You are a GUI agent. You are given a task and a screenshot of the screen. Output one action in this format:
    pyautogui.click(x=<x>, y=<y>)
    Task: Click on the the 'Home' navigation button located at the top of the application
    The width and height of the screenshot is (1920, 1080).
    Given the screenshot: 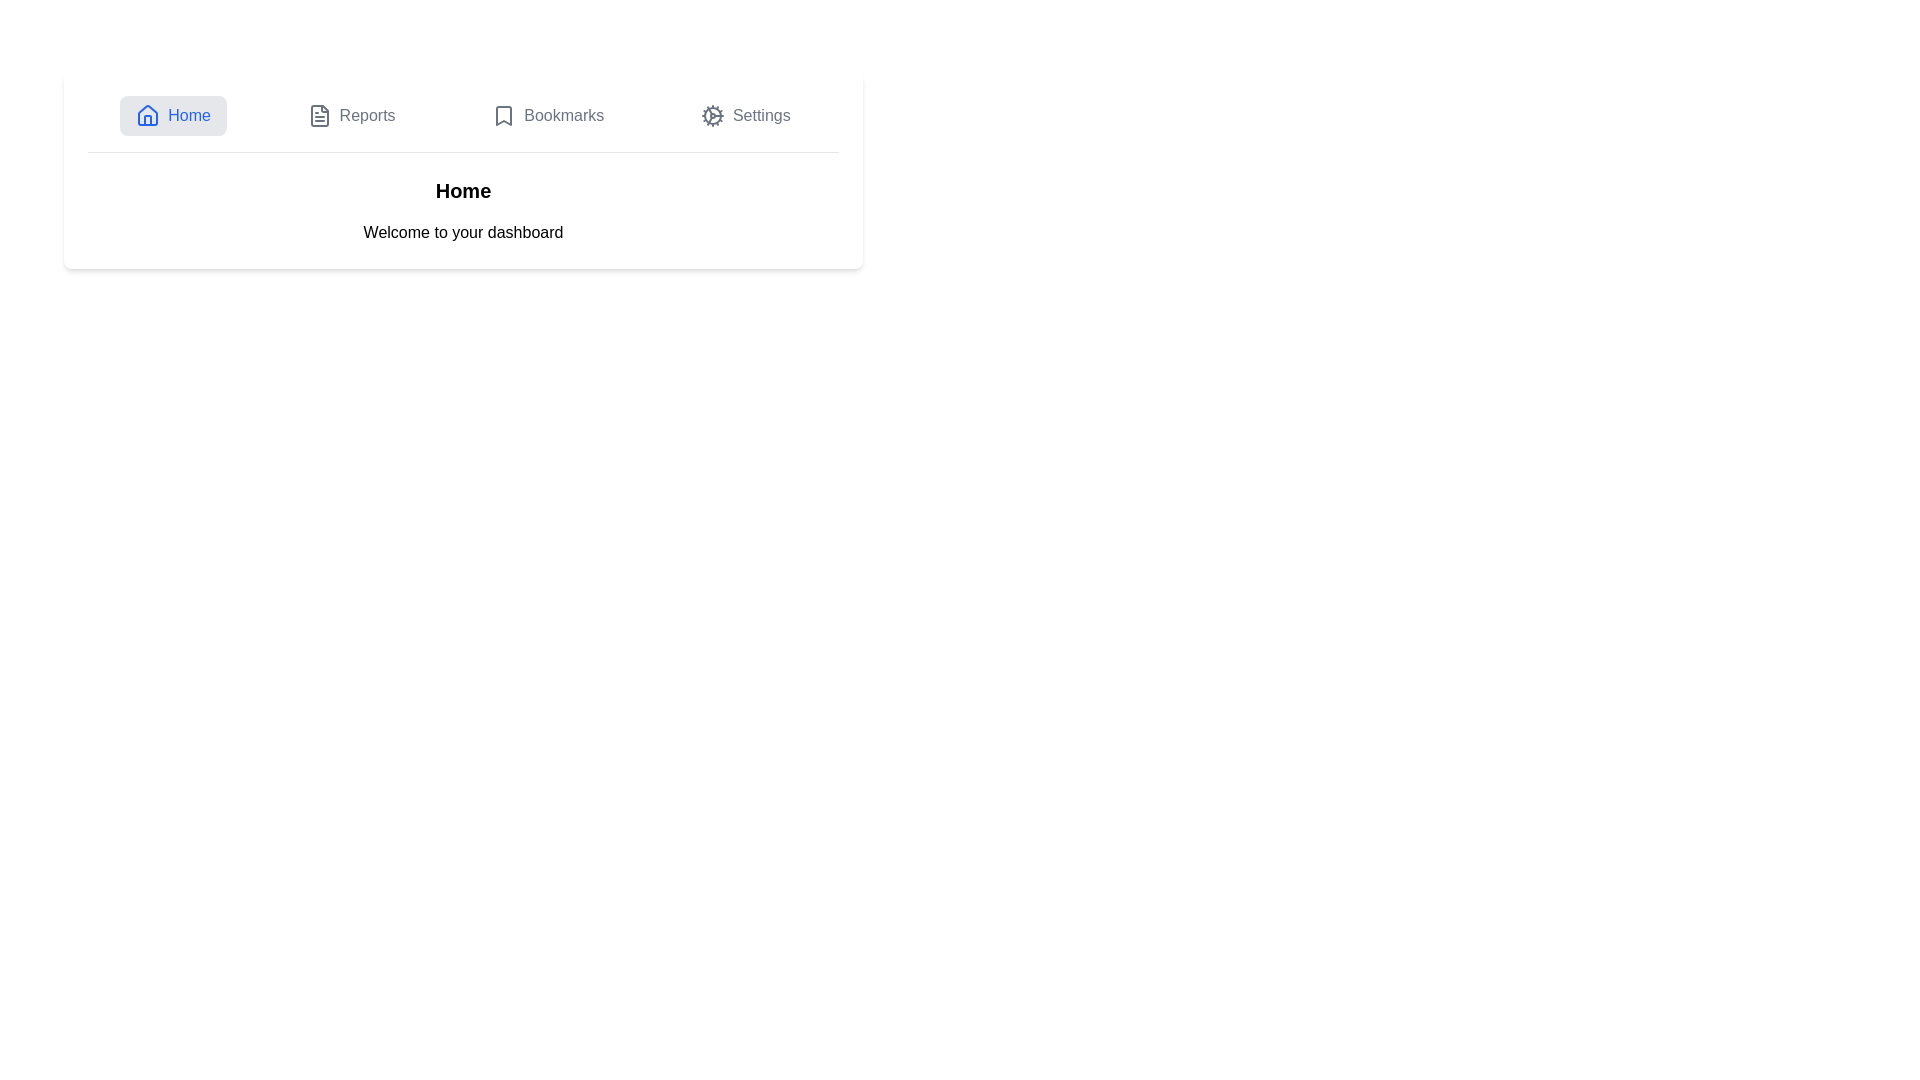 What is the action you would take?
    pyautogui.click(x=173, y=115)
    